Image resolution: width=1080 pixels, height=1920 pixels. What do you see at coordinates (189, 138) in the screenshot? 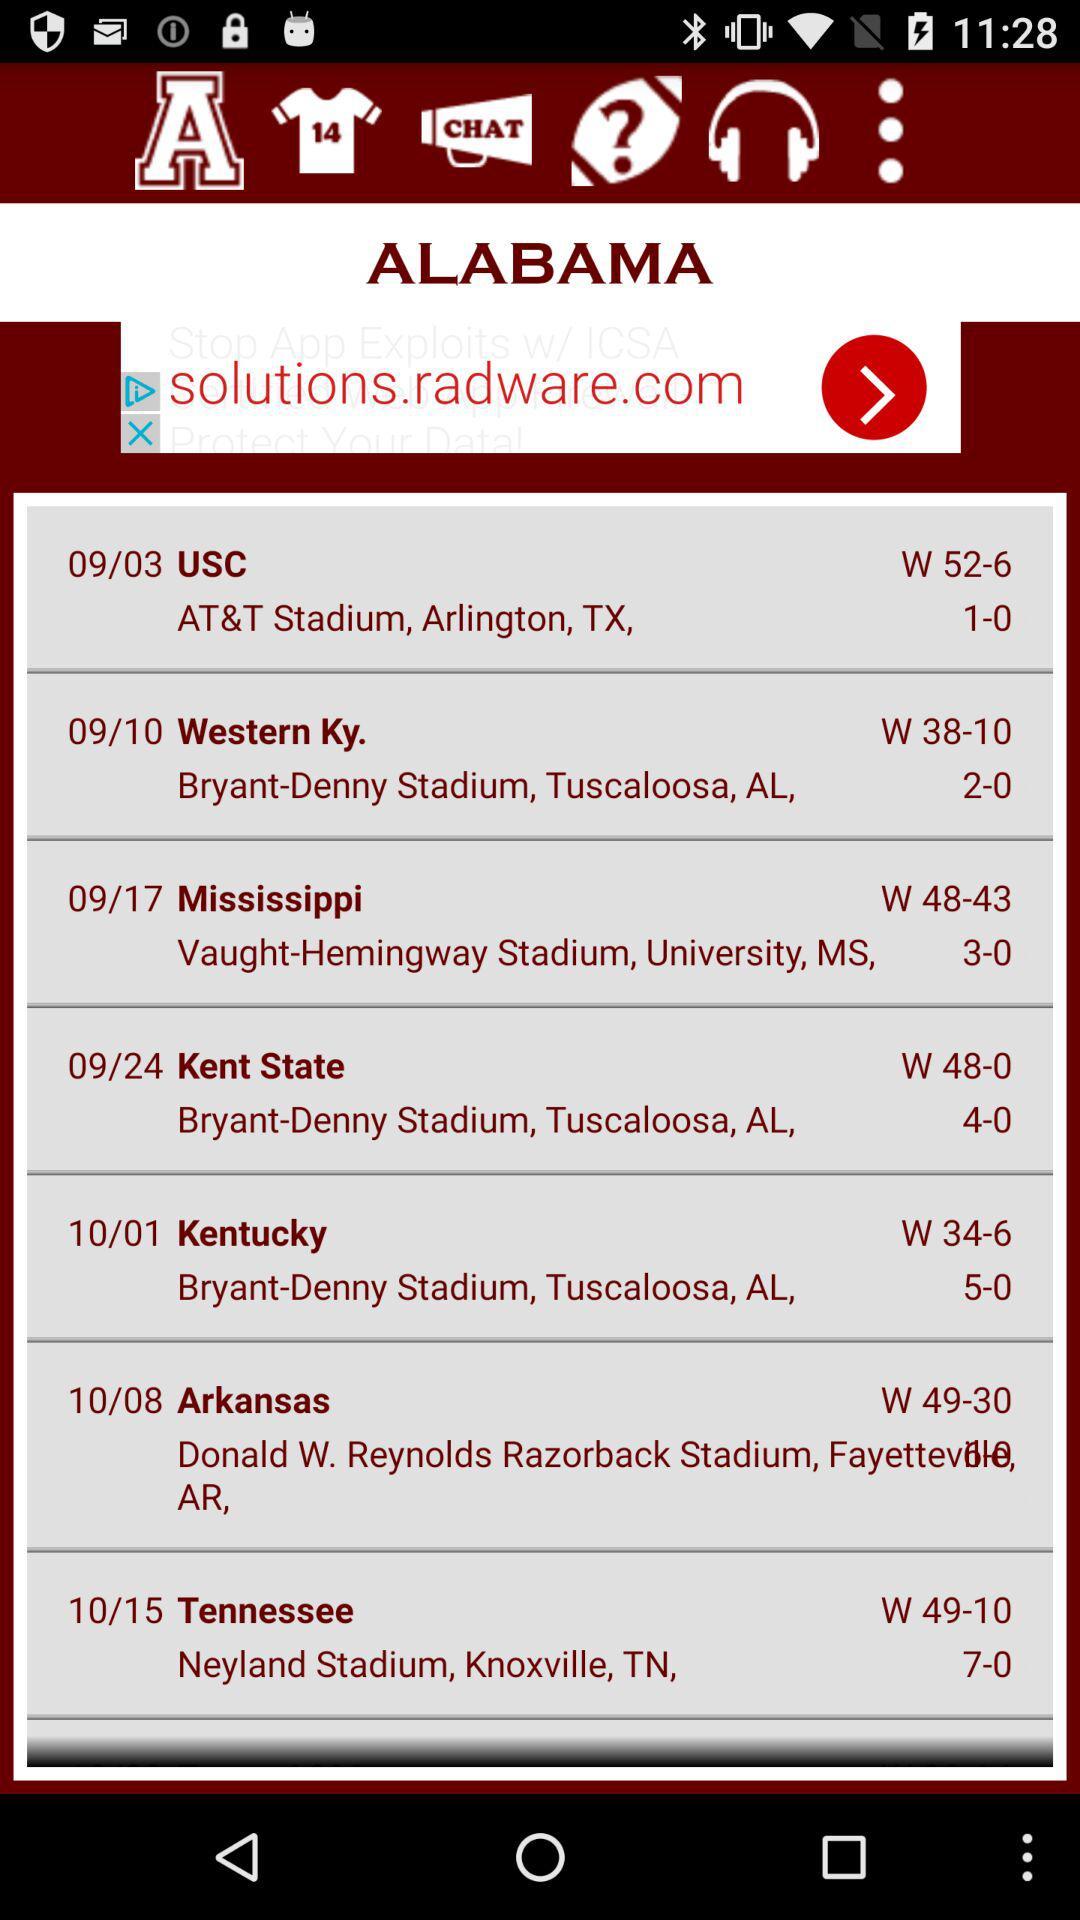
I see `the font icon` at bounding box center [189, 138].